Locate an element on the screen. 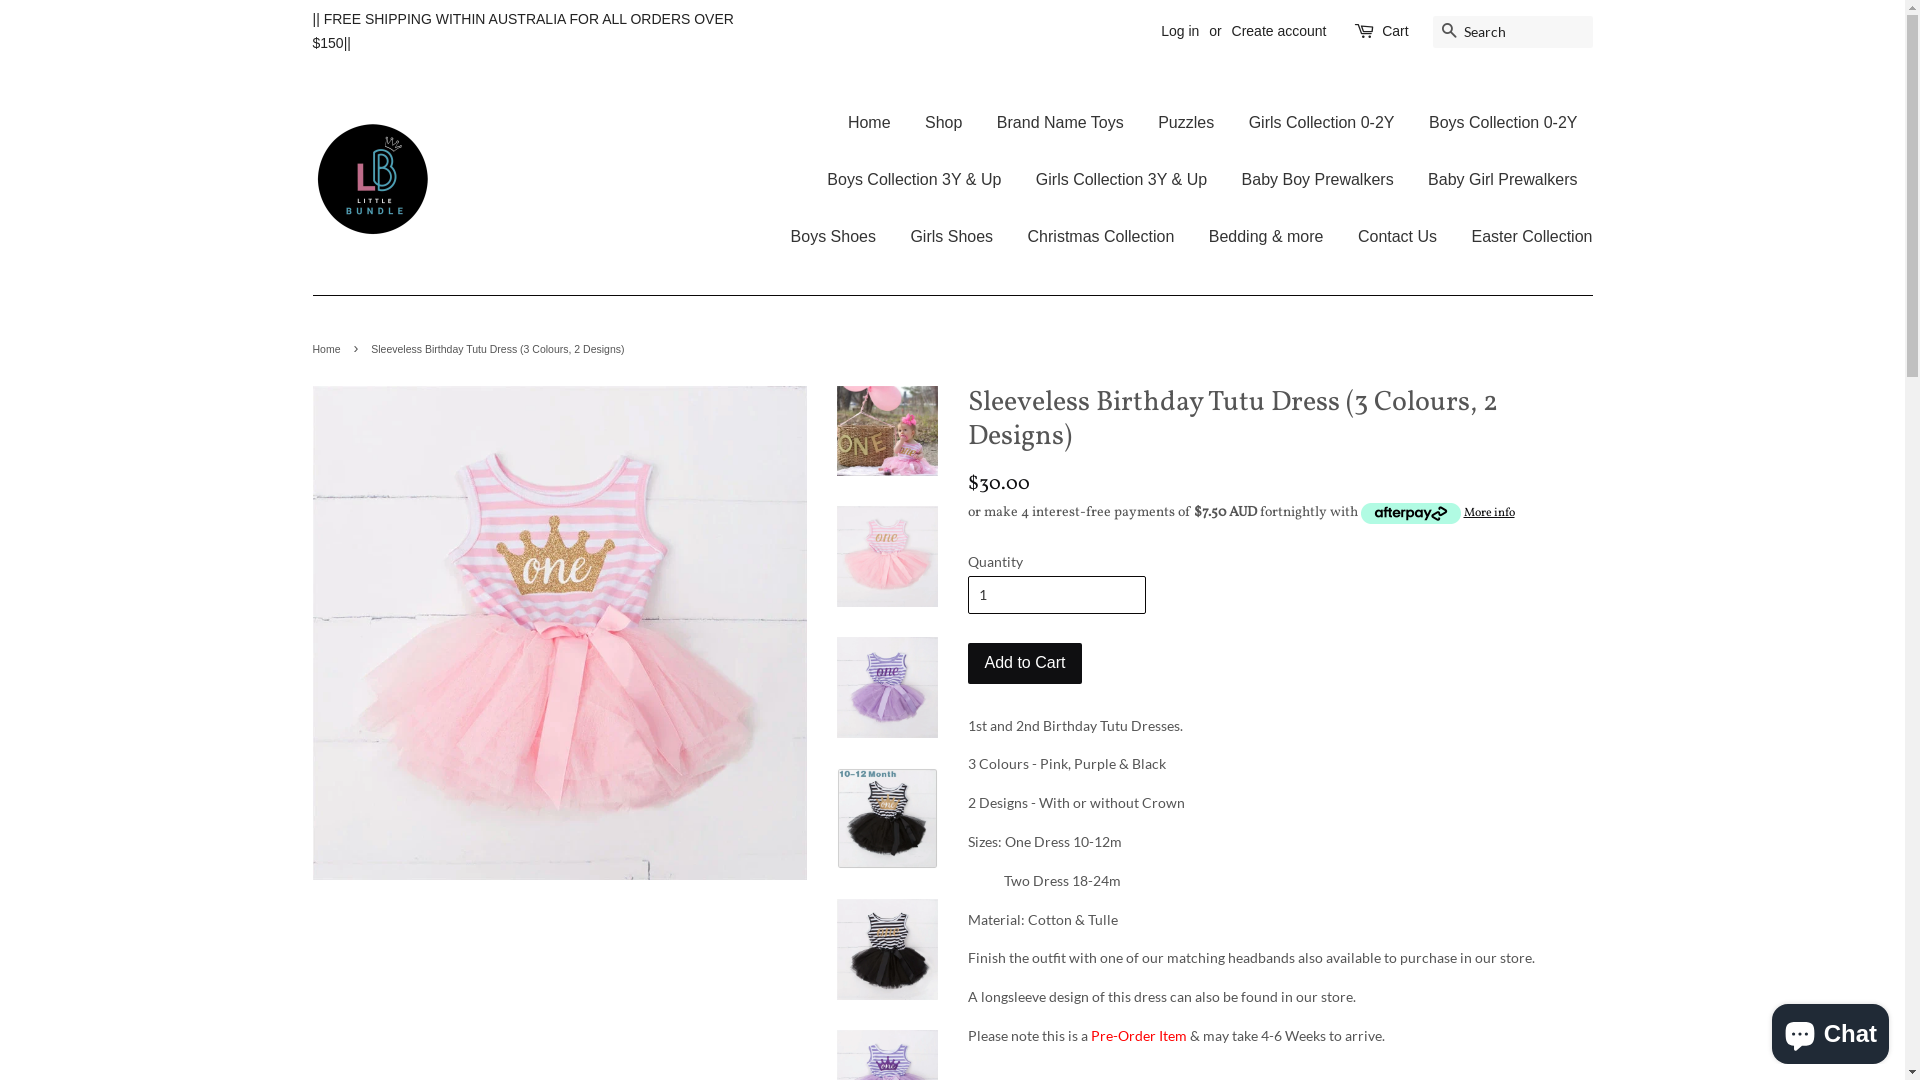 Image resolution: width=1920 pixels, height=1080 pixels. 'Girls Collection 0-2Y' is located at coordinates (1232, 122).